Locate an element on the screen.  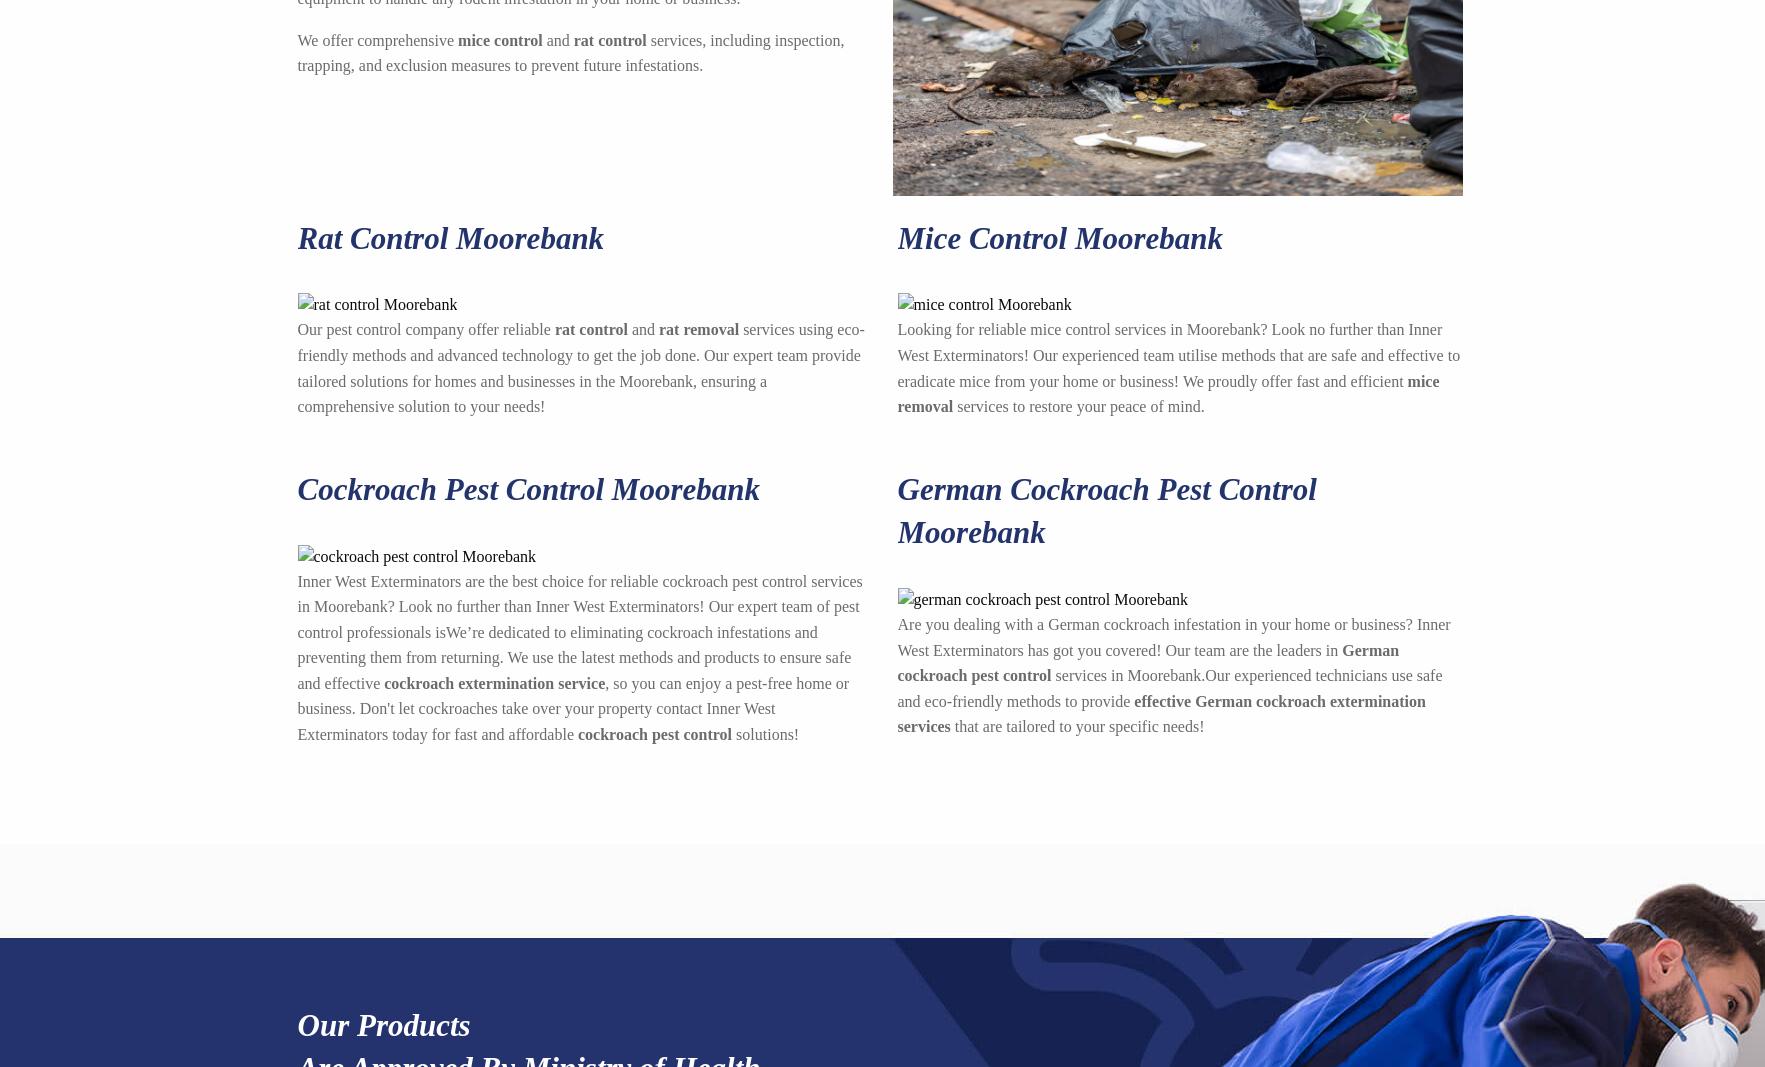
'Our Products' is located at coordinates (382, 1024).